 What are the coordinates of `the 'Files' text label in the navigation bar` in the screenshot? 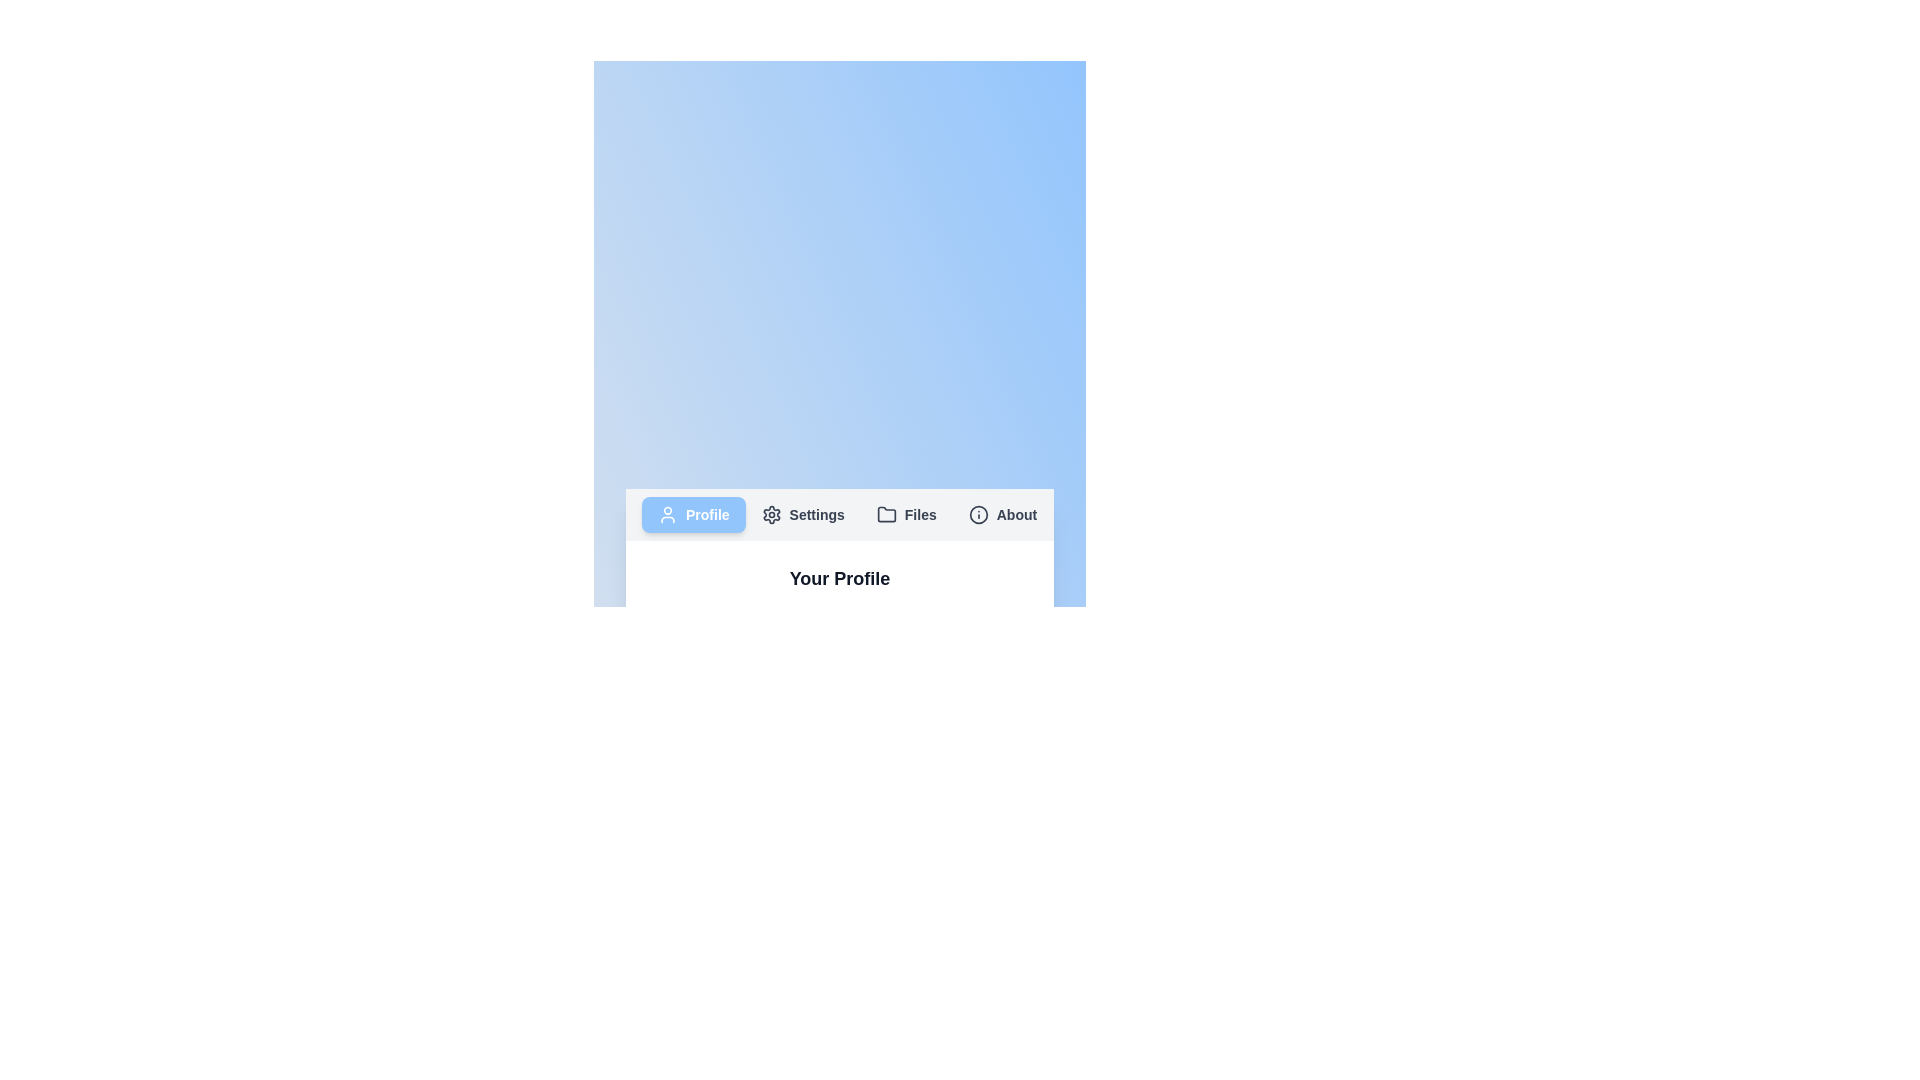 It's located at (919, 514).